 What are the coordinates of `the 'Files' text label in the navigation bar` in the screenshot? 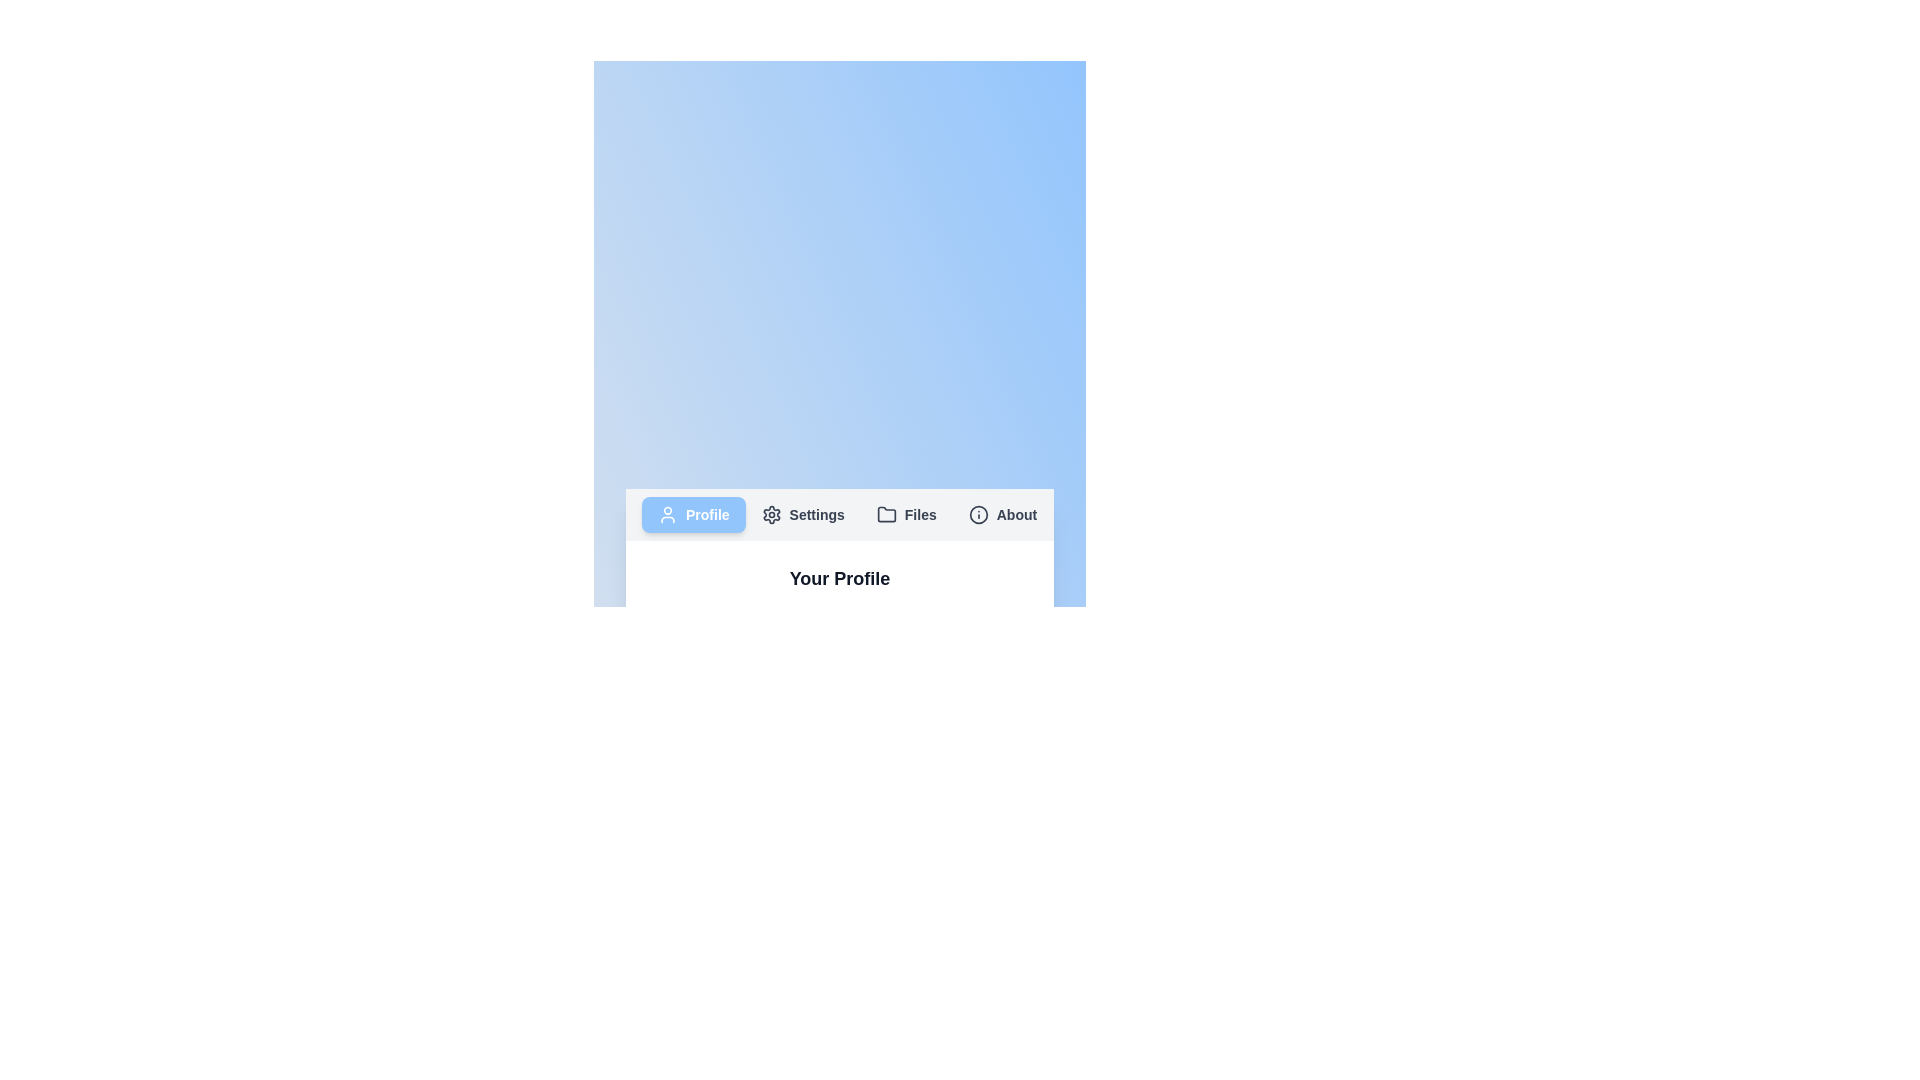 It's located at (919, 514).